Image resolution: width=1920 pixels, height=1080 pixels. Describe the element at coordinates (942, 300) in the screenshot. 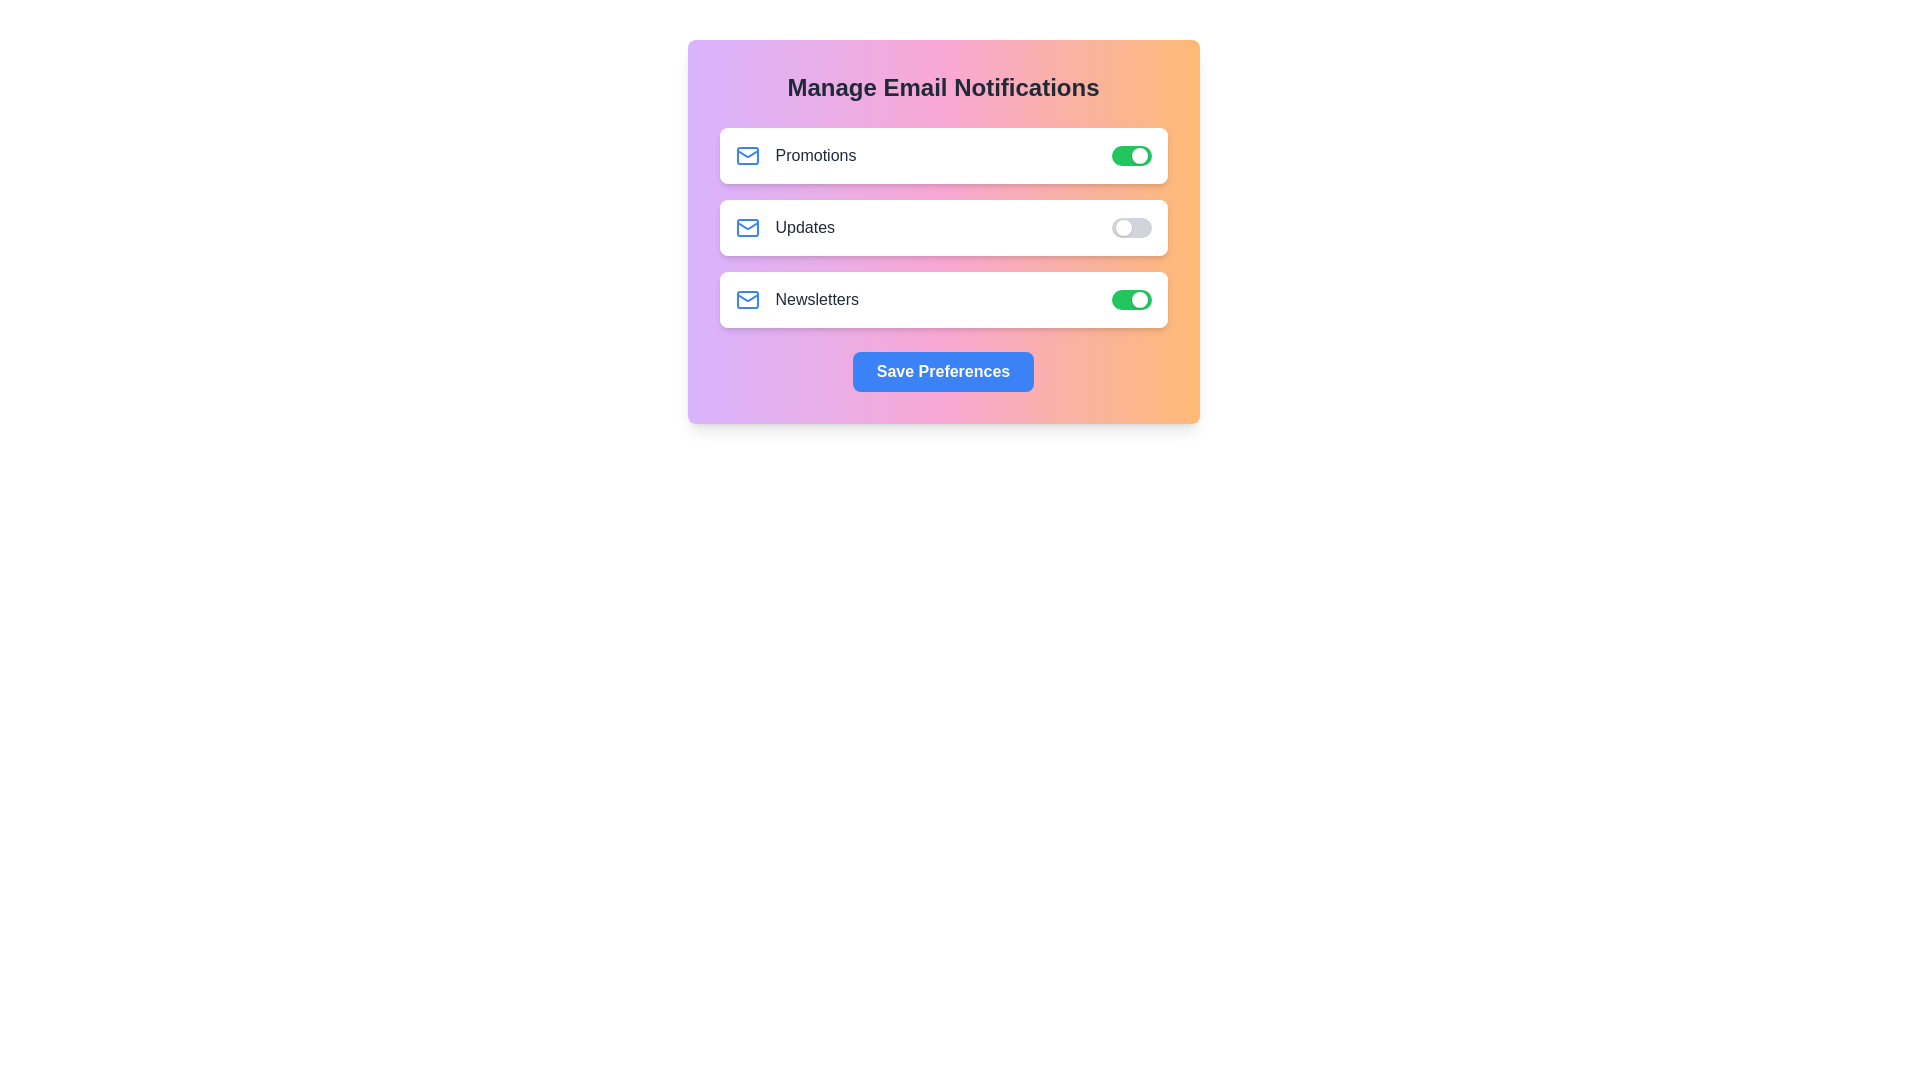

I see `the Newsletters section to observe its hover effect` at that location.